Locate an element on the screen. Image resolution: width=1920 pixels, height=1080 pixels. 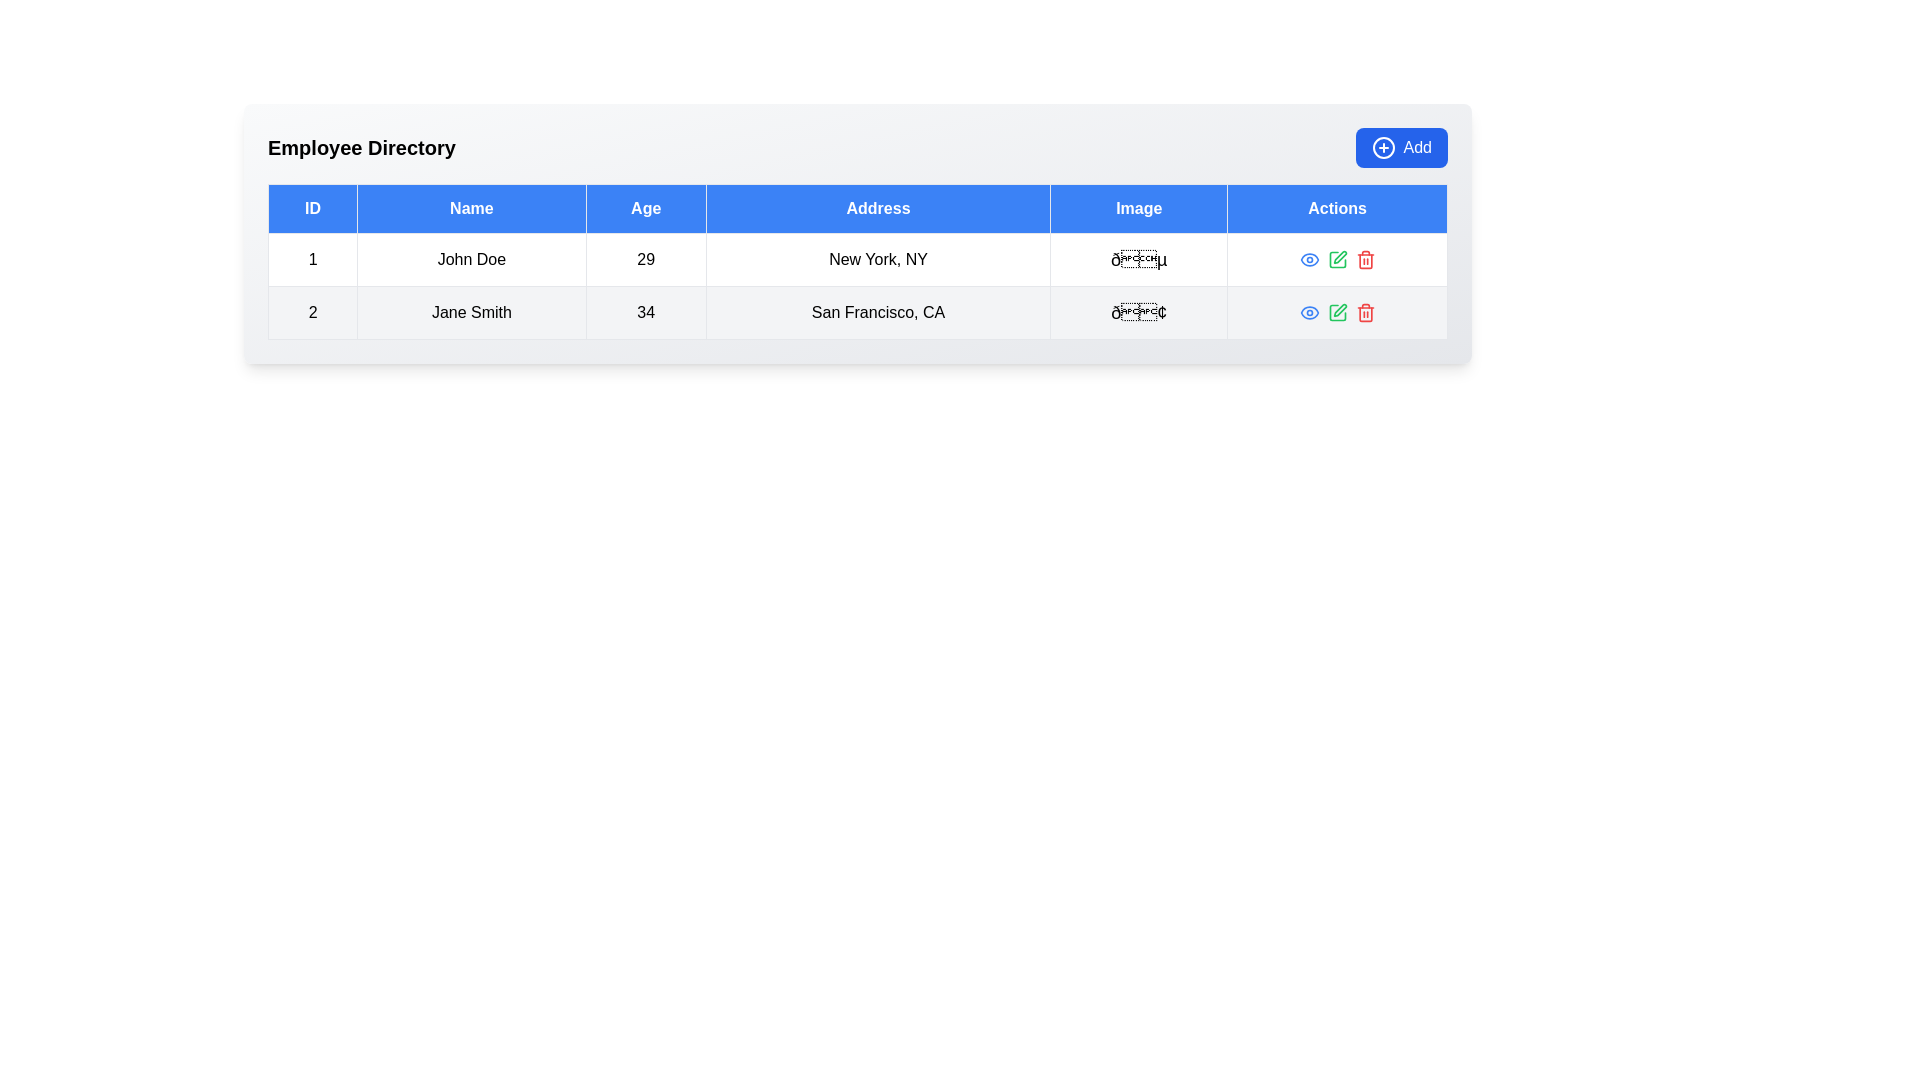
the eye icon button located in the 'Actions' column of the second row, which is styled in blue and changes to a darker blue on hover is located at coordinates (1309, 258).